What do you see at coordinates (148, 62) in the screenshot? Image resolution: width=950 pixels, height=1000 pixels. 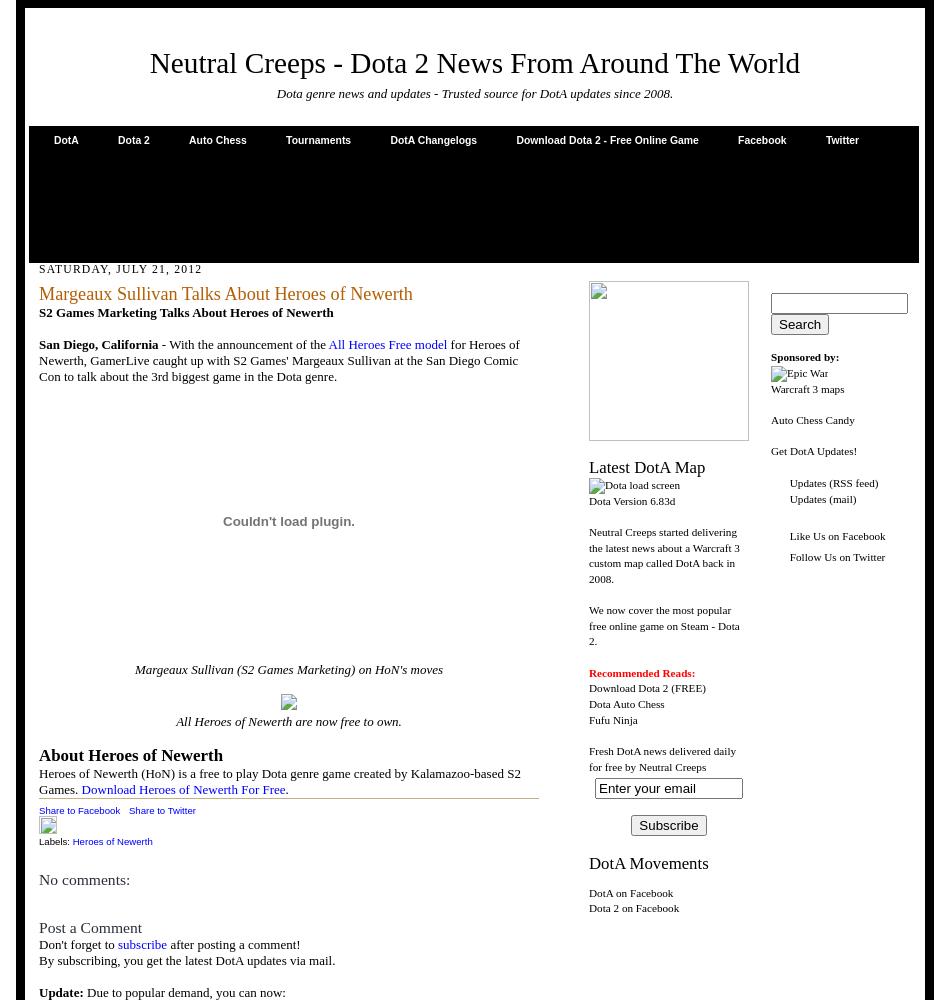 I see `'Neutral Creeps - Dota 2 News From Around The World'` at bounding box center [148, 62].